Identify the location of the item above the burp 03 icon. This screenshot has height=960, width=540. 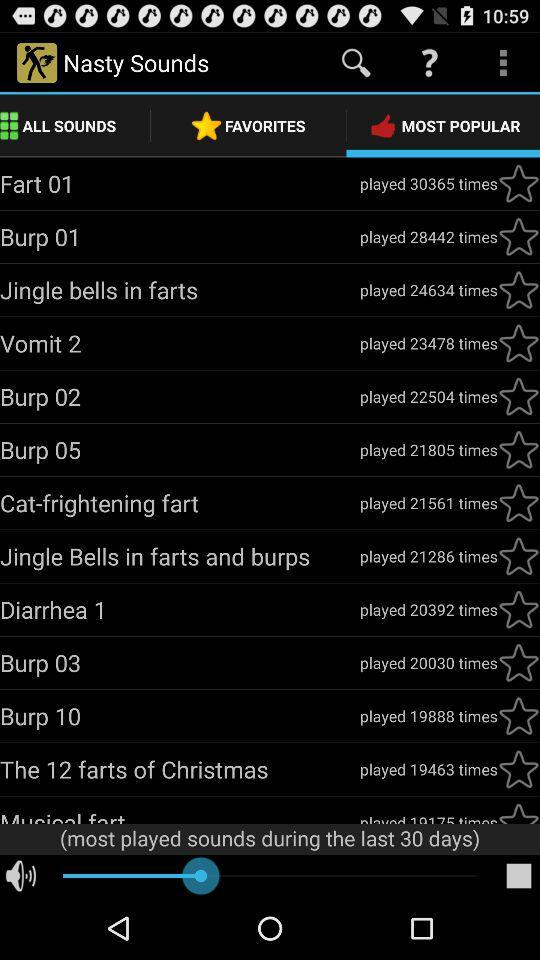
(179, 608).